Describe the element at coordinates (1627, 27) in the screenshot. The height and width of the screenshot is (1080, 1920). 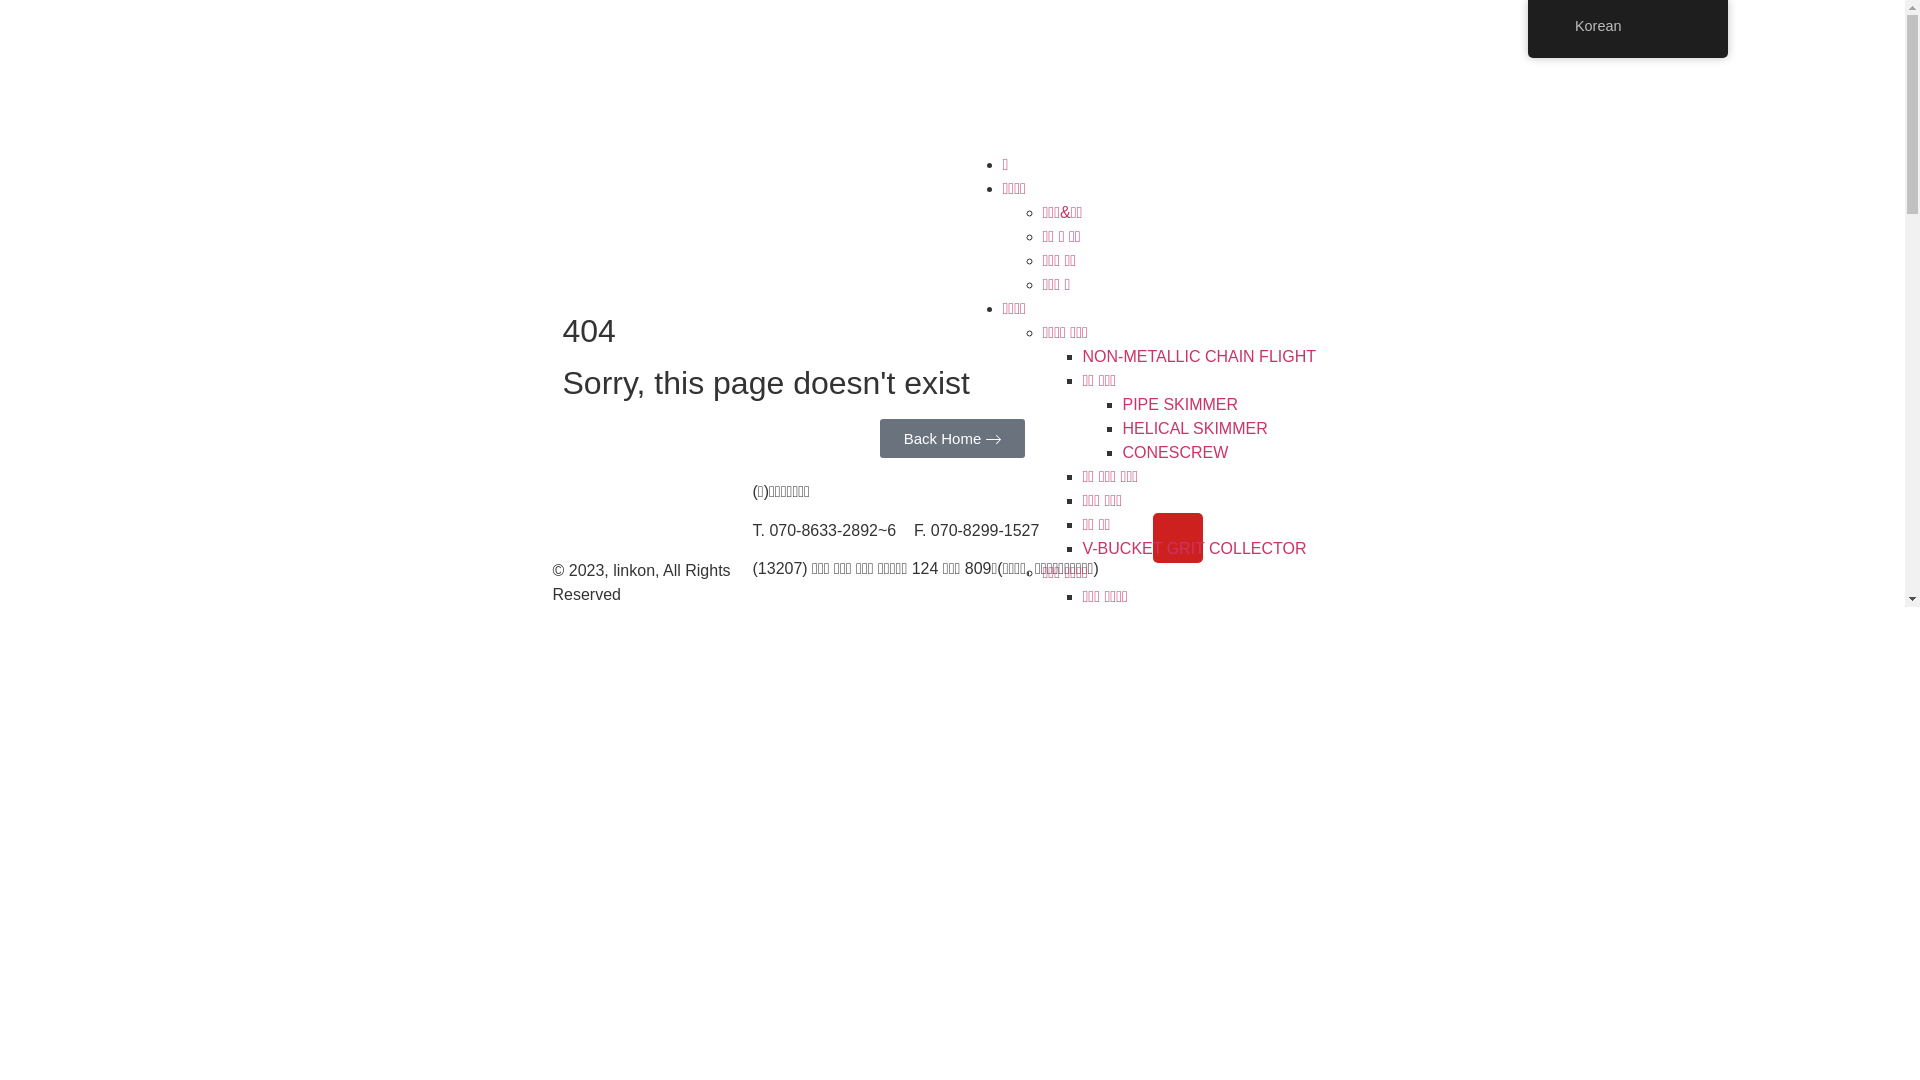
I see `'Korean'` at that location.